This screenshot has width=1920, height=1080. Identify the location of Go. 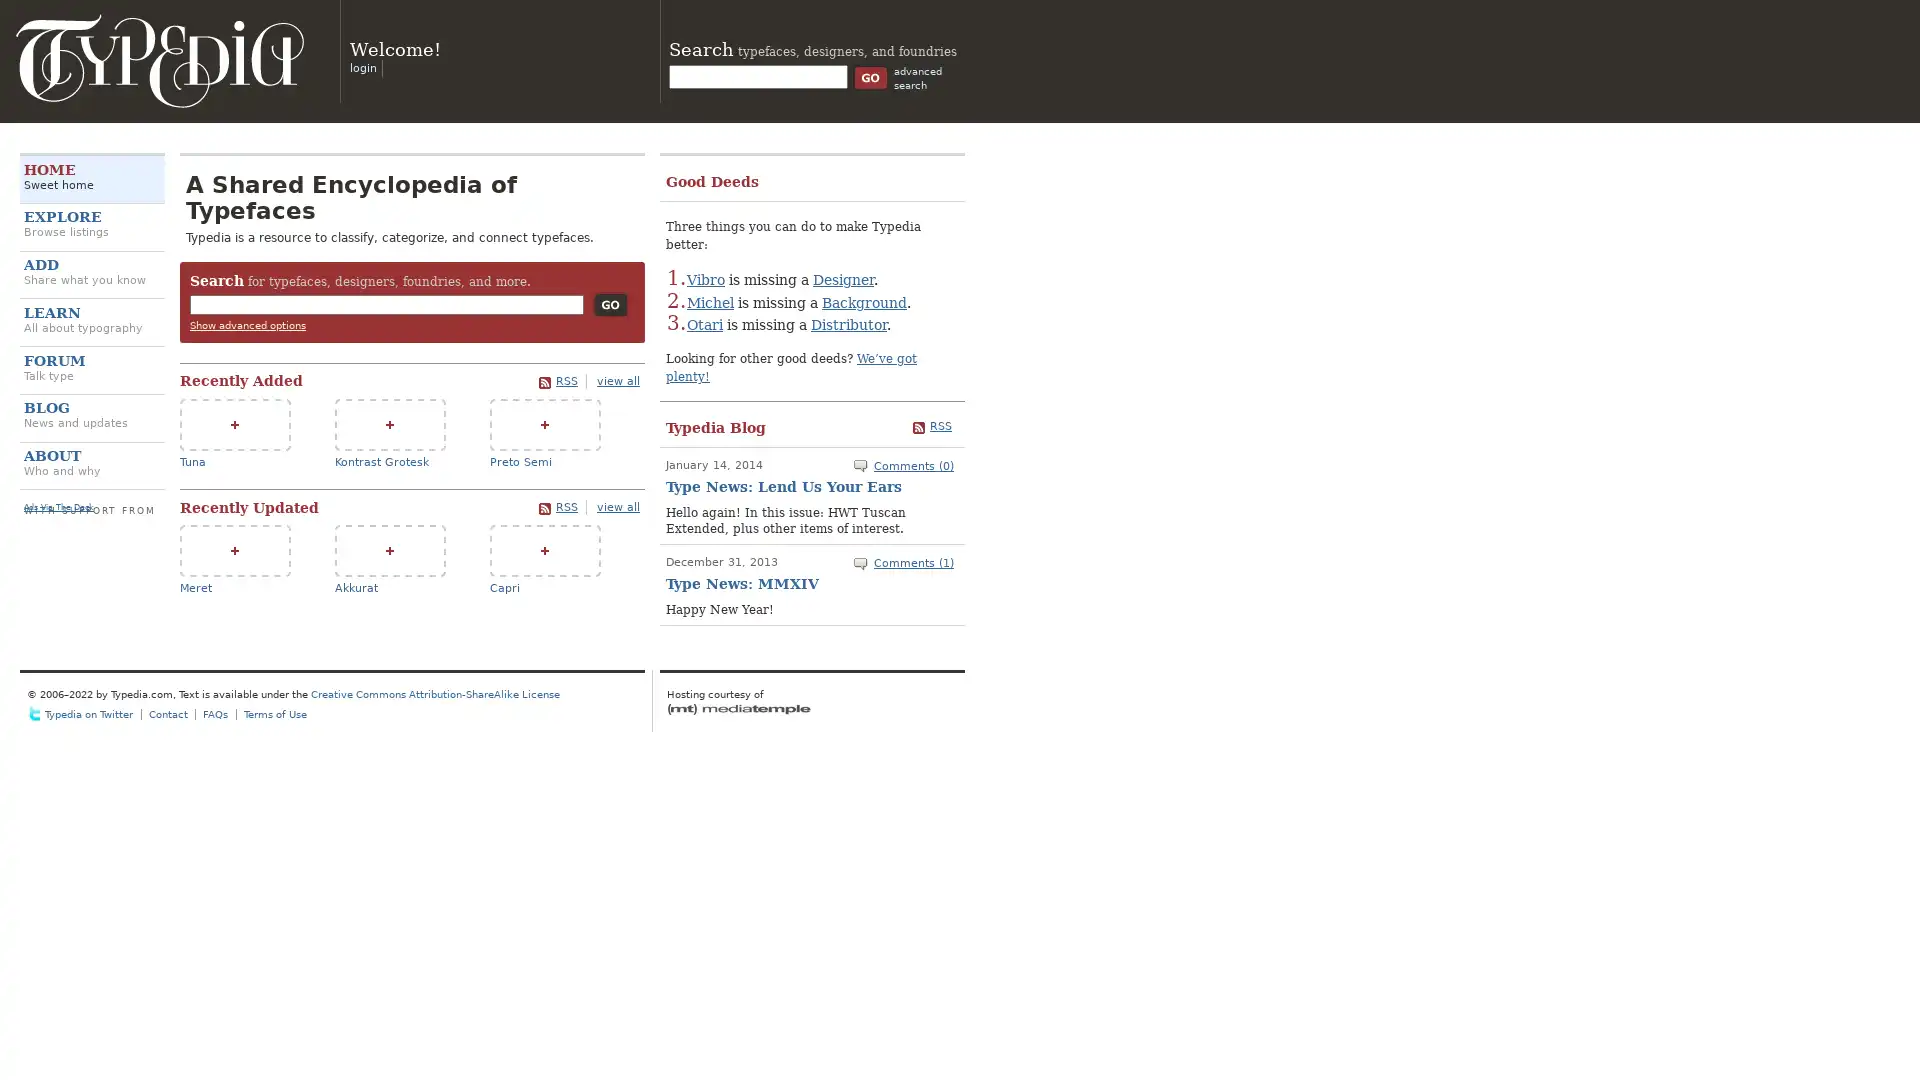
(870, 76).